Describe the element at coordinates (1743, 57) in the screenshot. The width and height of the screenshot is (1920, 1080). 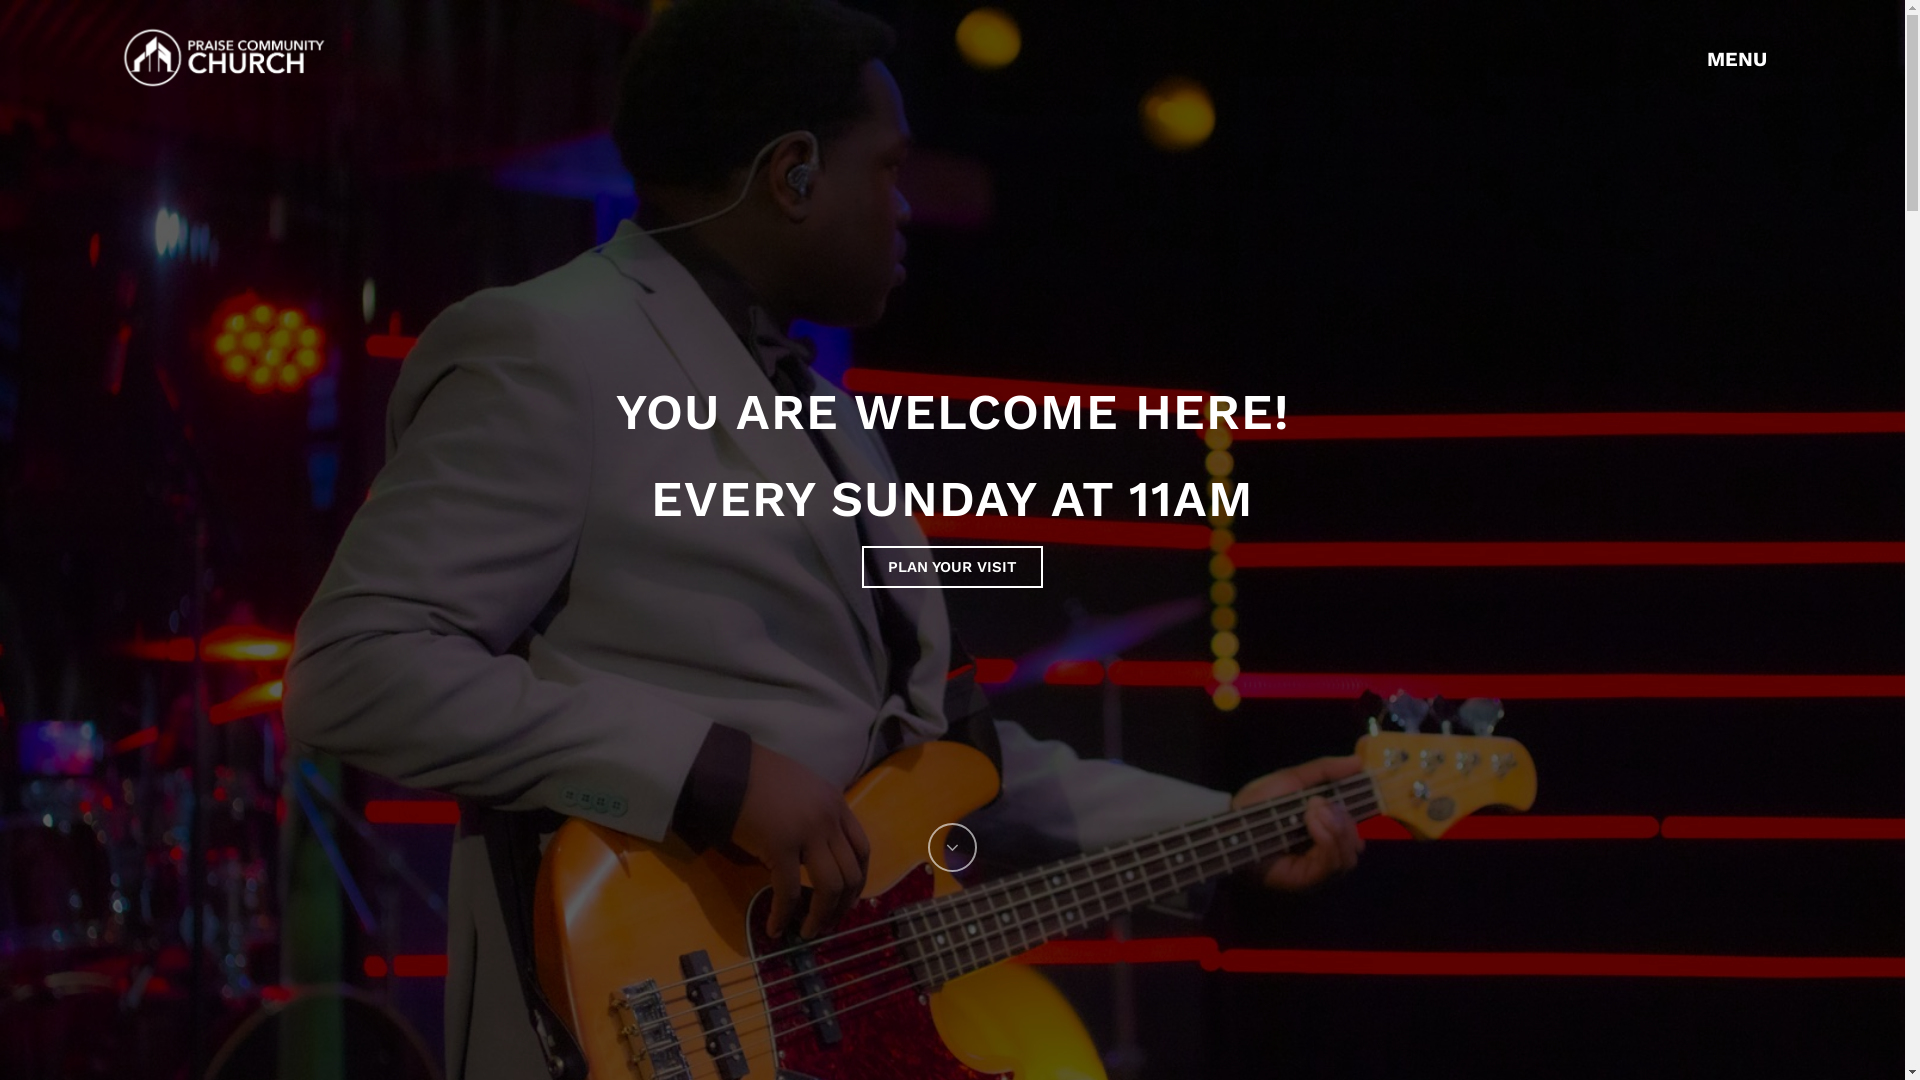
I see `'MENU'` at that location.